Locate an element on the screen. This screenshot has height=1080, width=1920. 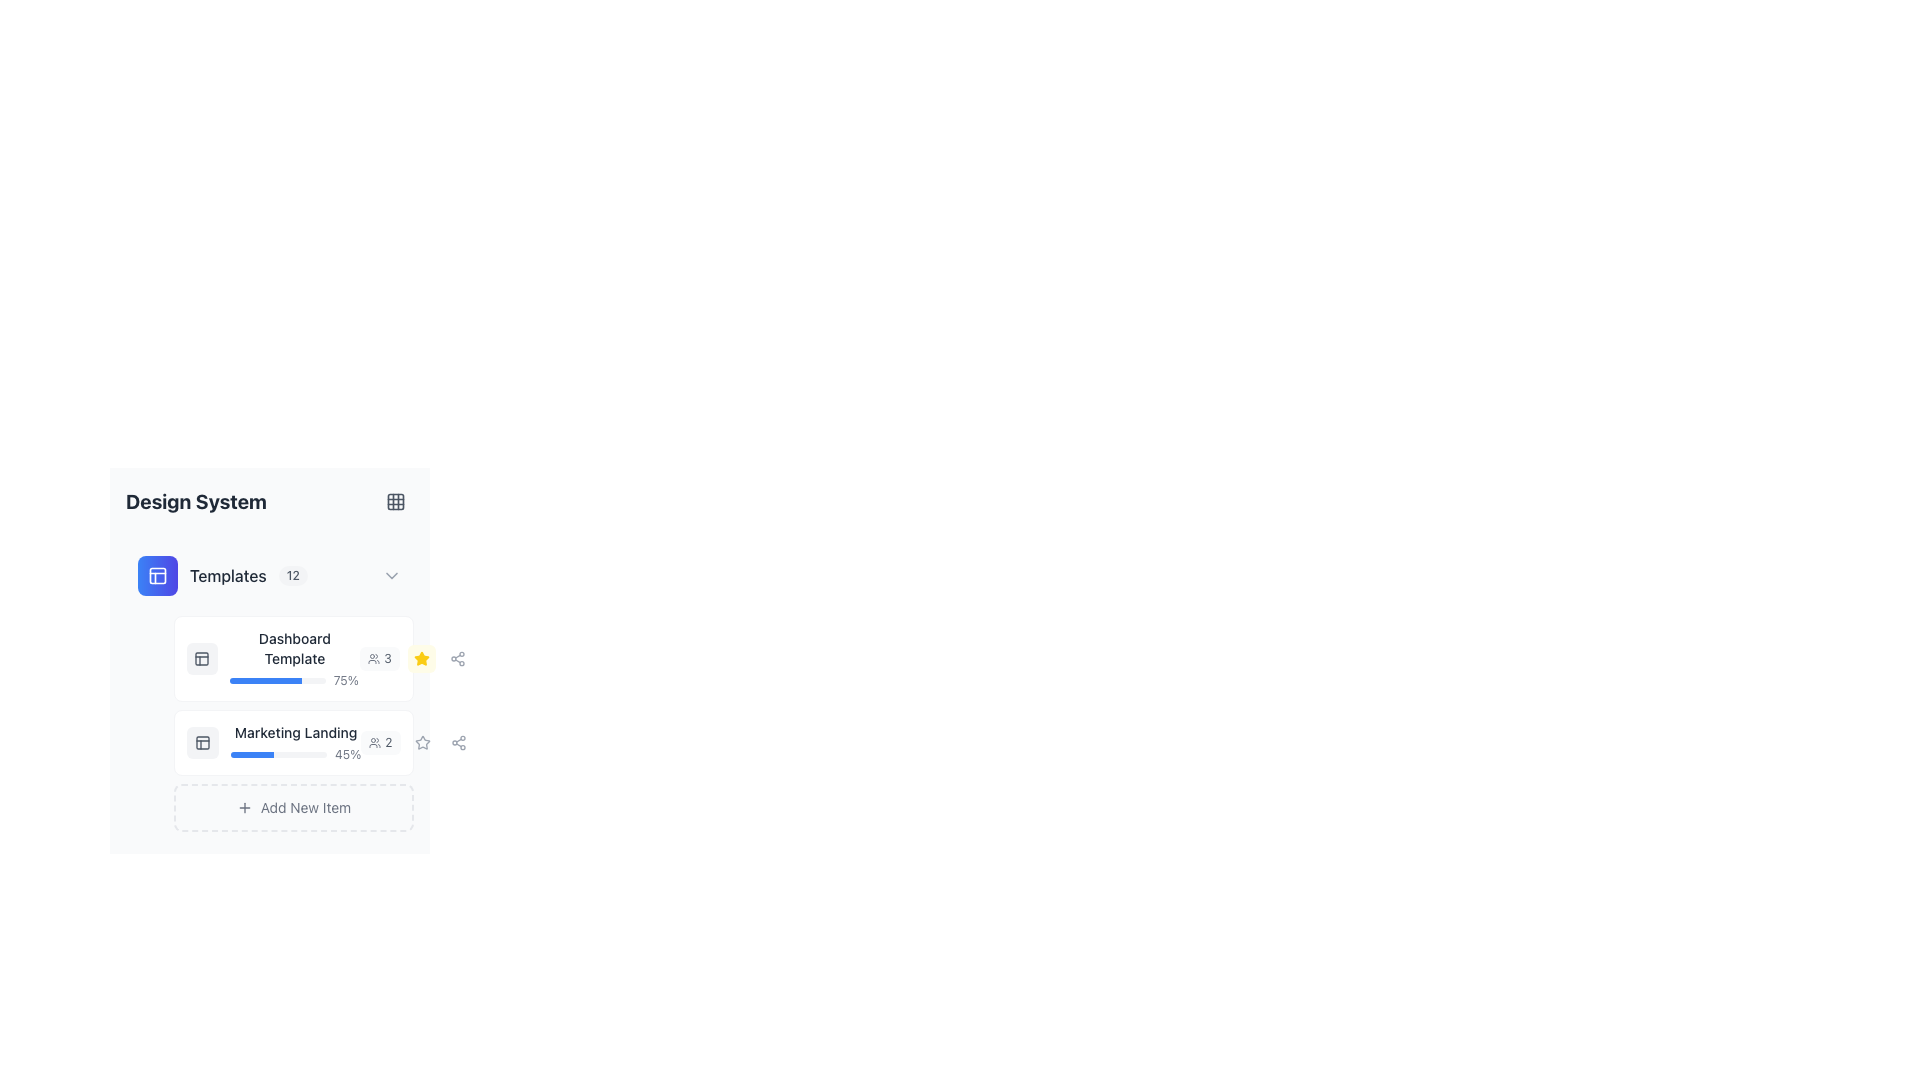
the progress value of the blue filled progress bar located under the 'Dashboard Template' label and above the '75%' numeral is located at coordinates (268, 686).